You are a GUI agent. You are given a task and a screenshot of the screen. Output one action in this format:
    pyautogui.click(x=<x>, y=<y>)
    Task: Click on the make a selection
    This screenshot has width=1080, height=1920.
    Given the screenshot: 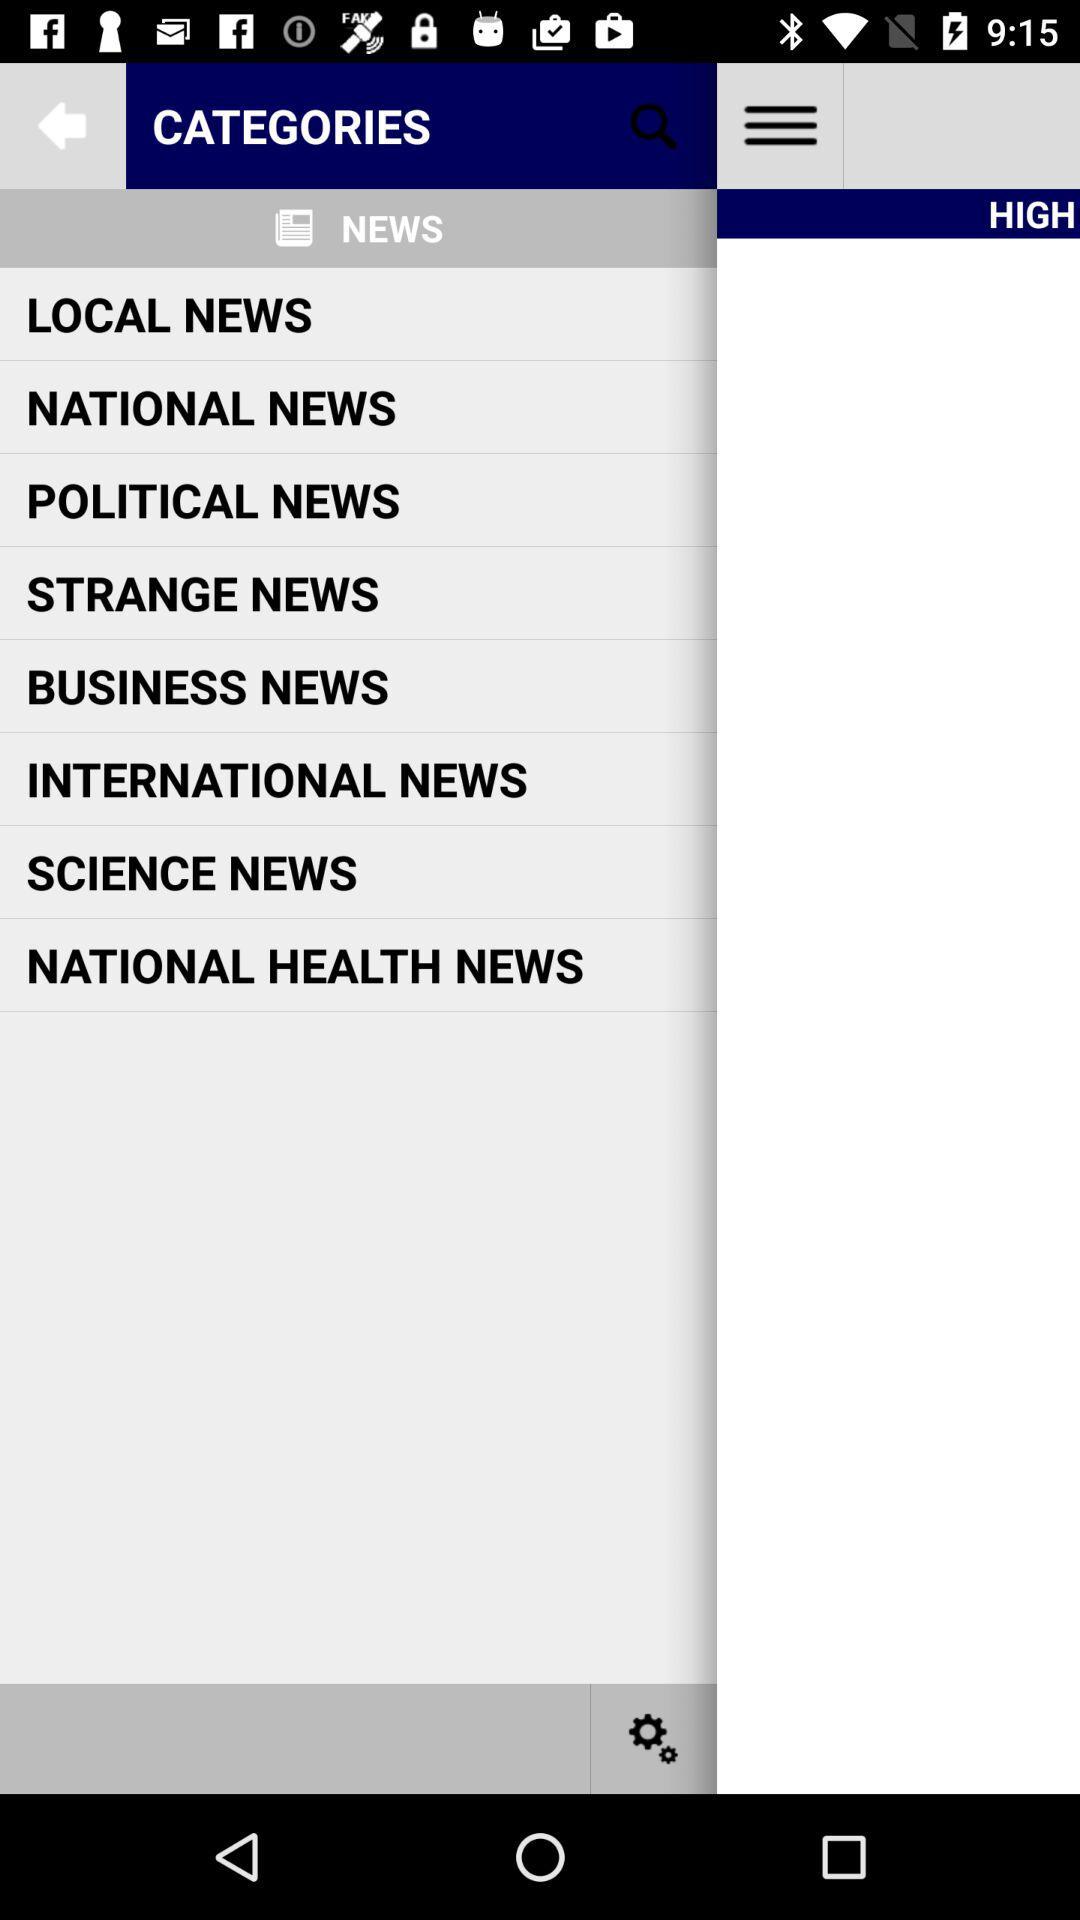 What is the action you would take?
    pyautogui.click(x=654, y=124)
    